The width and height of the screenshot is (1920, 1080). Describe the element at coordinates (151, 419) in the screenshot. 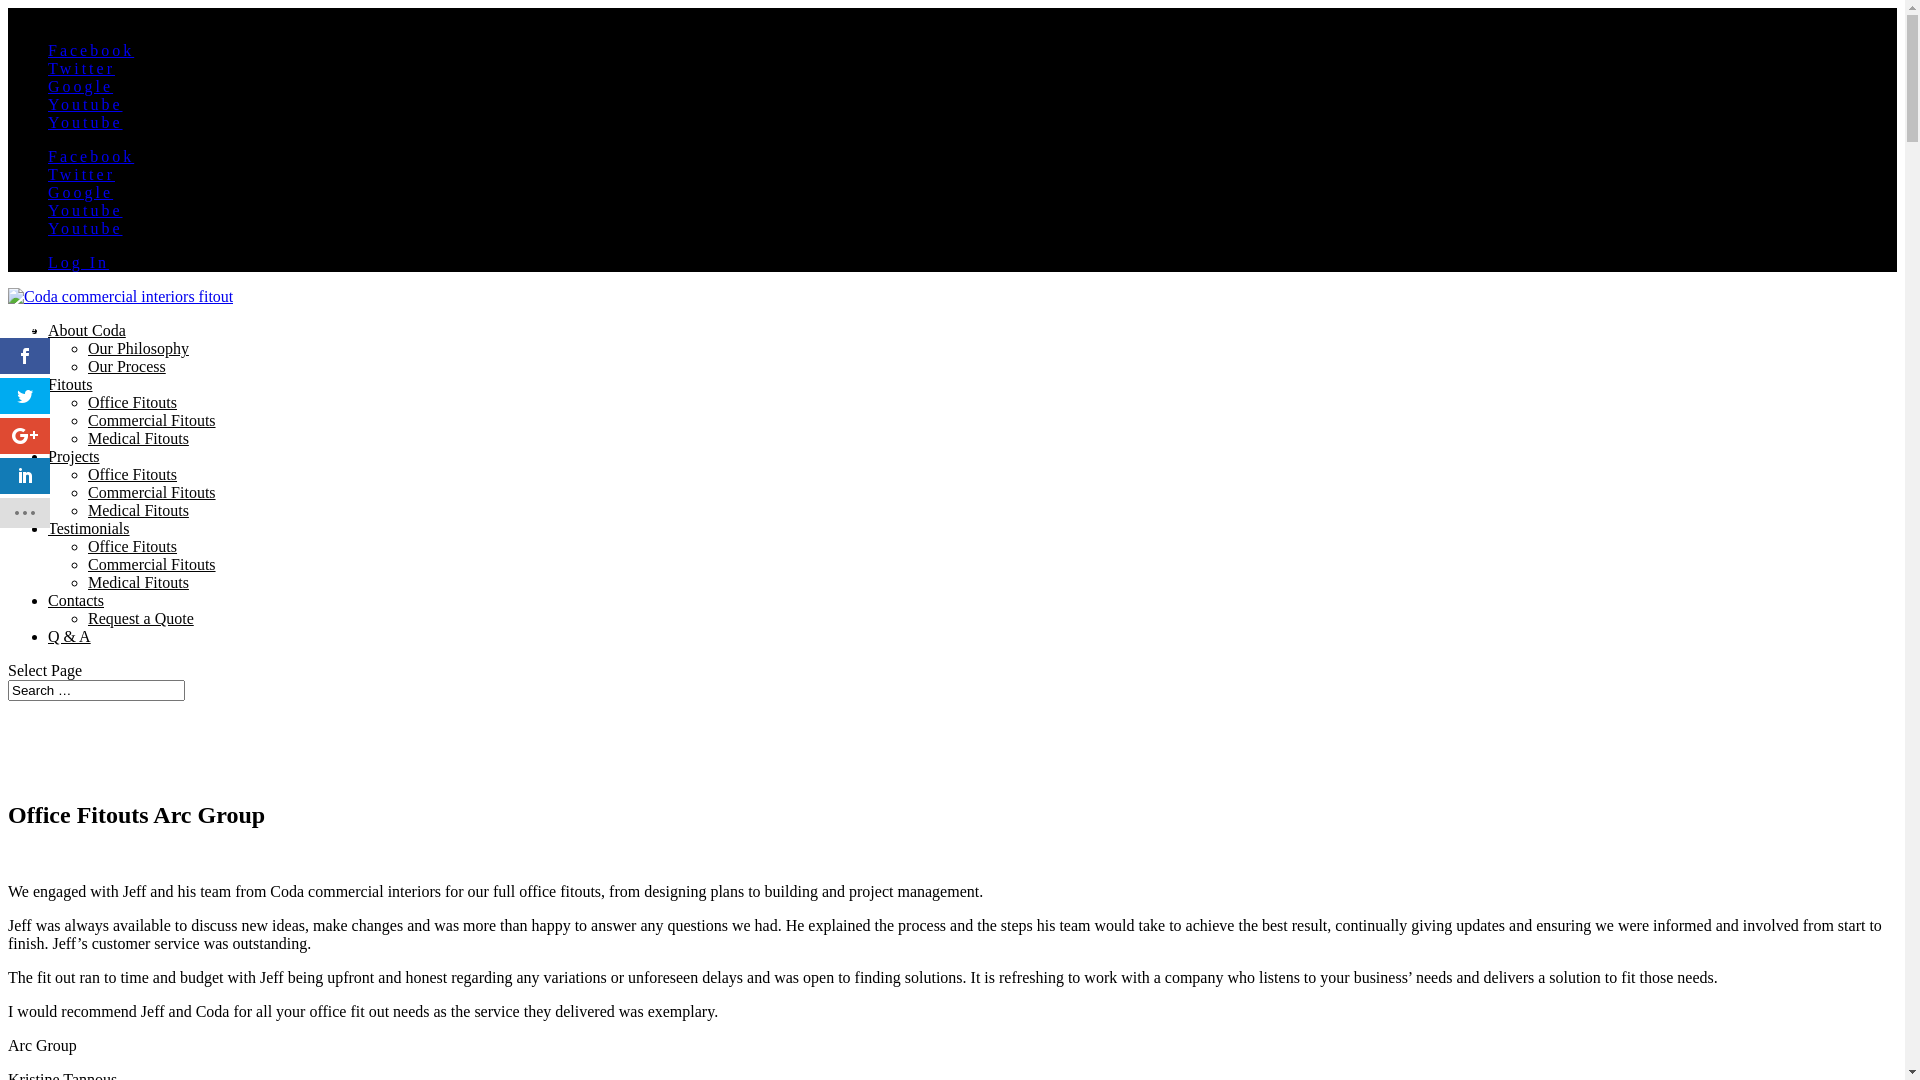

I see `'Commercial Fitouts'` at that location.